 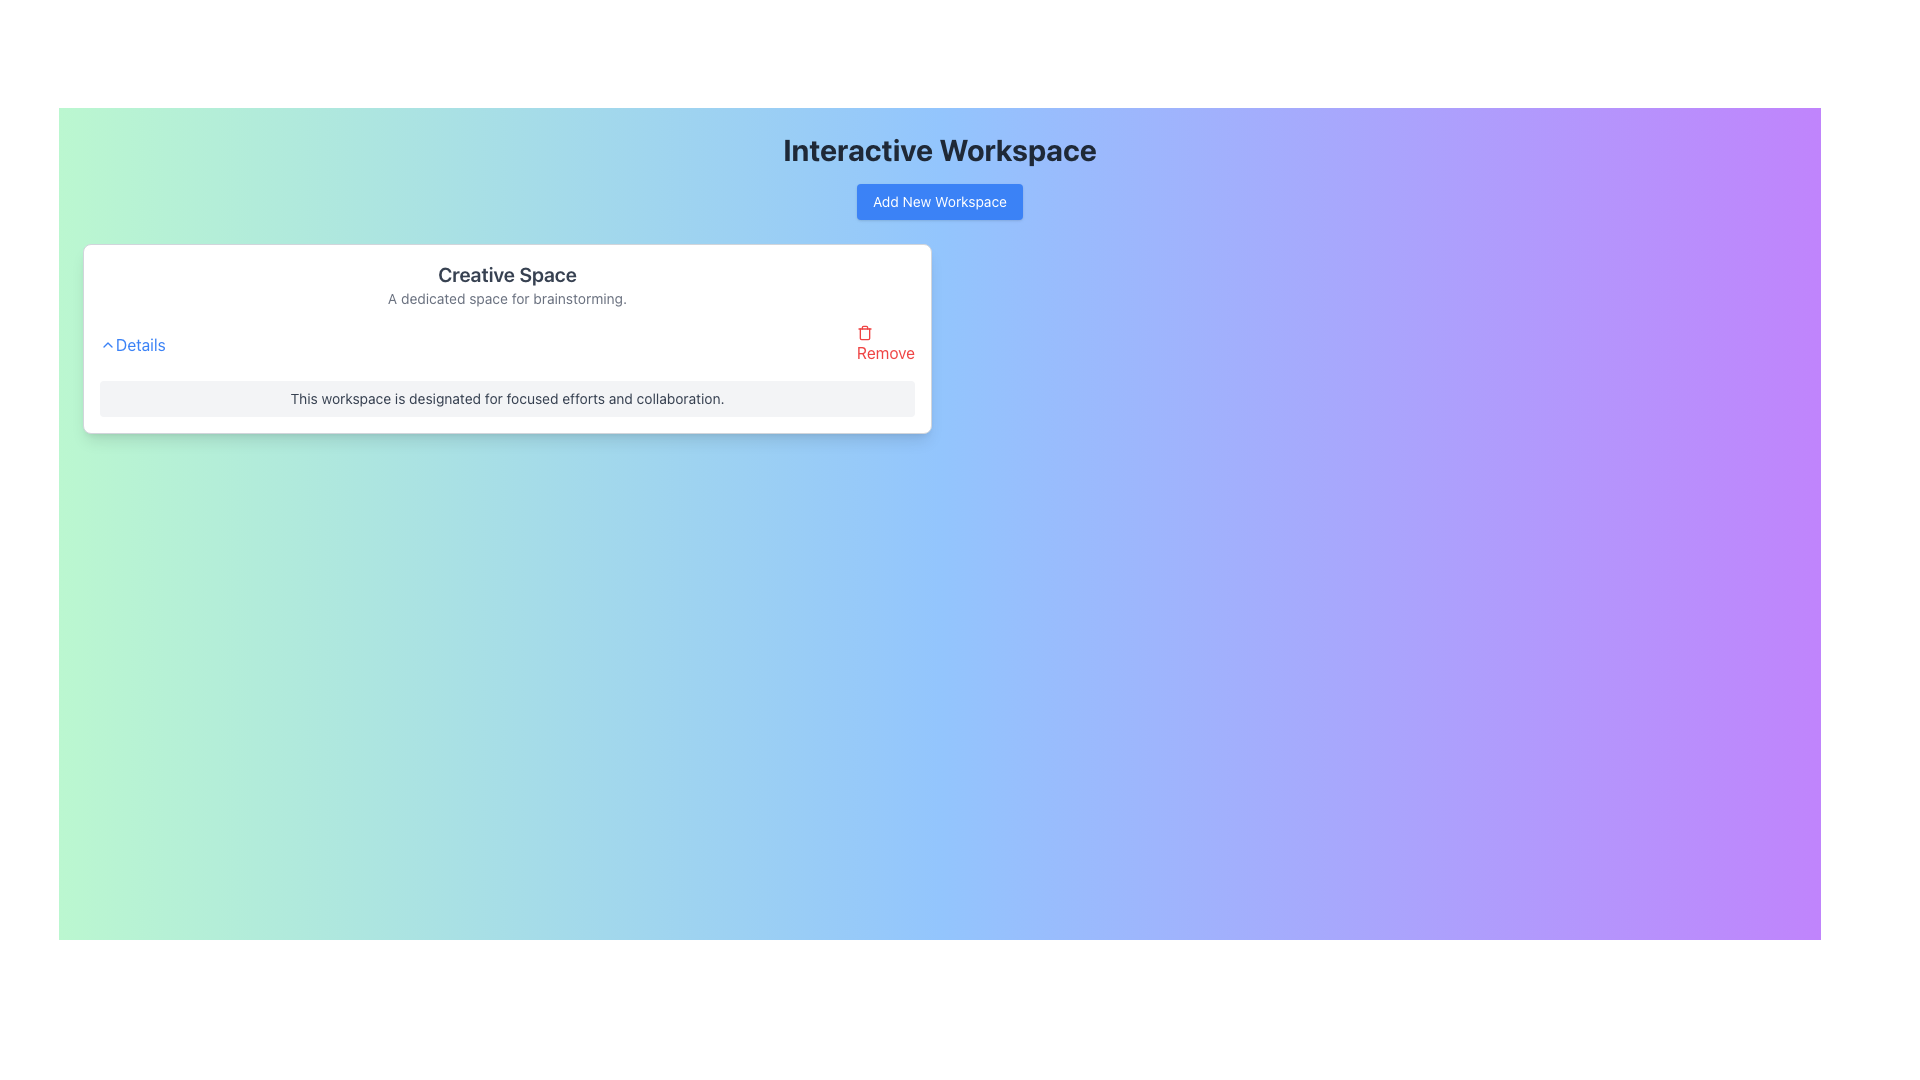 What do you see at coordinates (939, 201) in the screenshot?
I see `the button located beneath the 'Interactive Workspace' header` at bounding box center [939, 201].